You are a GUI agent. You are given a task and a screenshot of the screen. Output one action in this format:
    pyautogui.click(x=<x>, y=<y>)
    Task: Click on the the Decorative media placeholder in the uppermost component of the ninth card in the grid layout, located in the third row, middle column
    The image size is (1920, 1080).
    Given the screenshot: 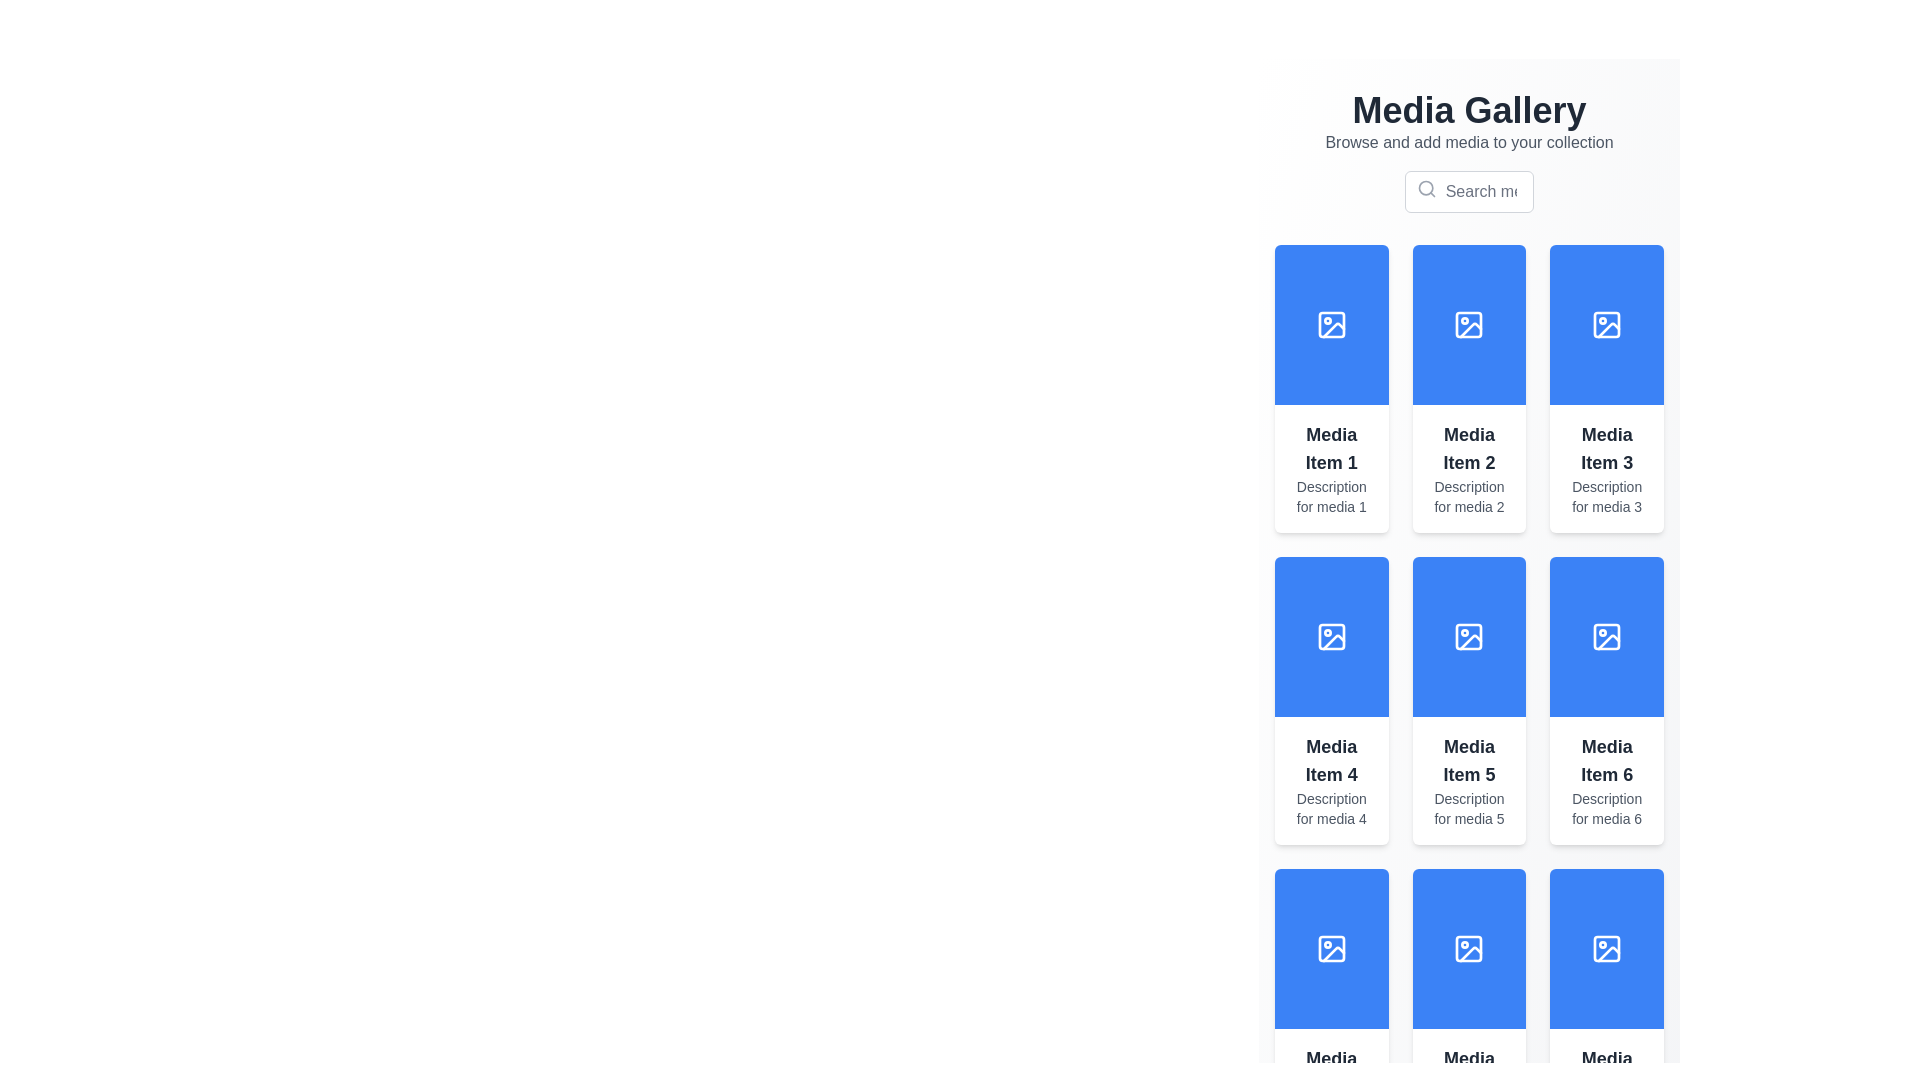 What is the action you would take?
    pyautogui.click(x=1469, y=947)
    